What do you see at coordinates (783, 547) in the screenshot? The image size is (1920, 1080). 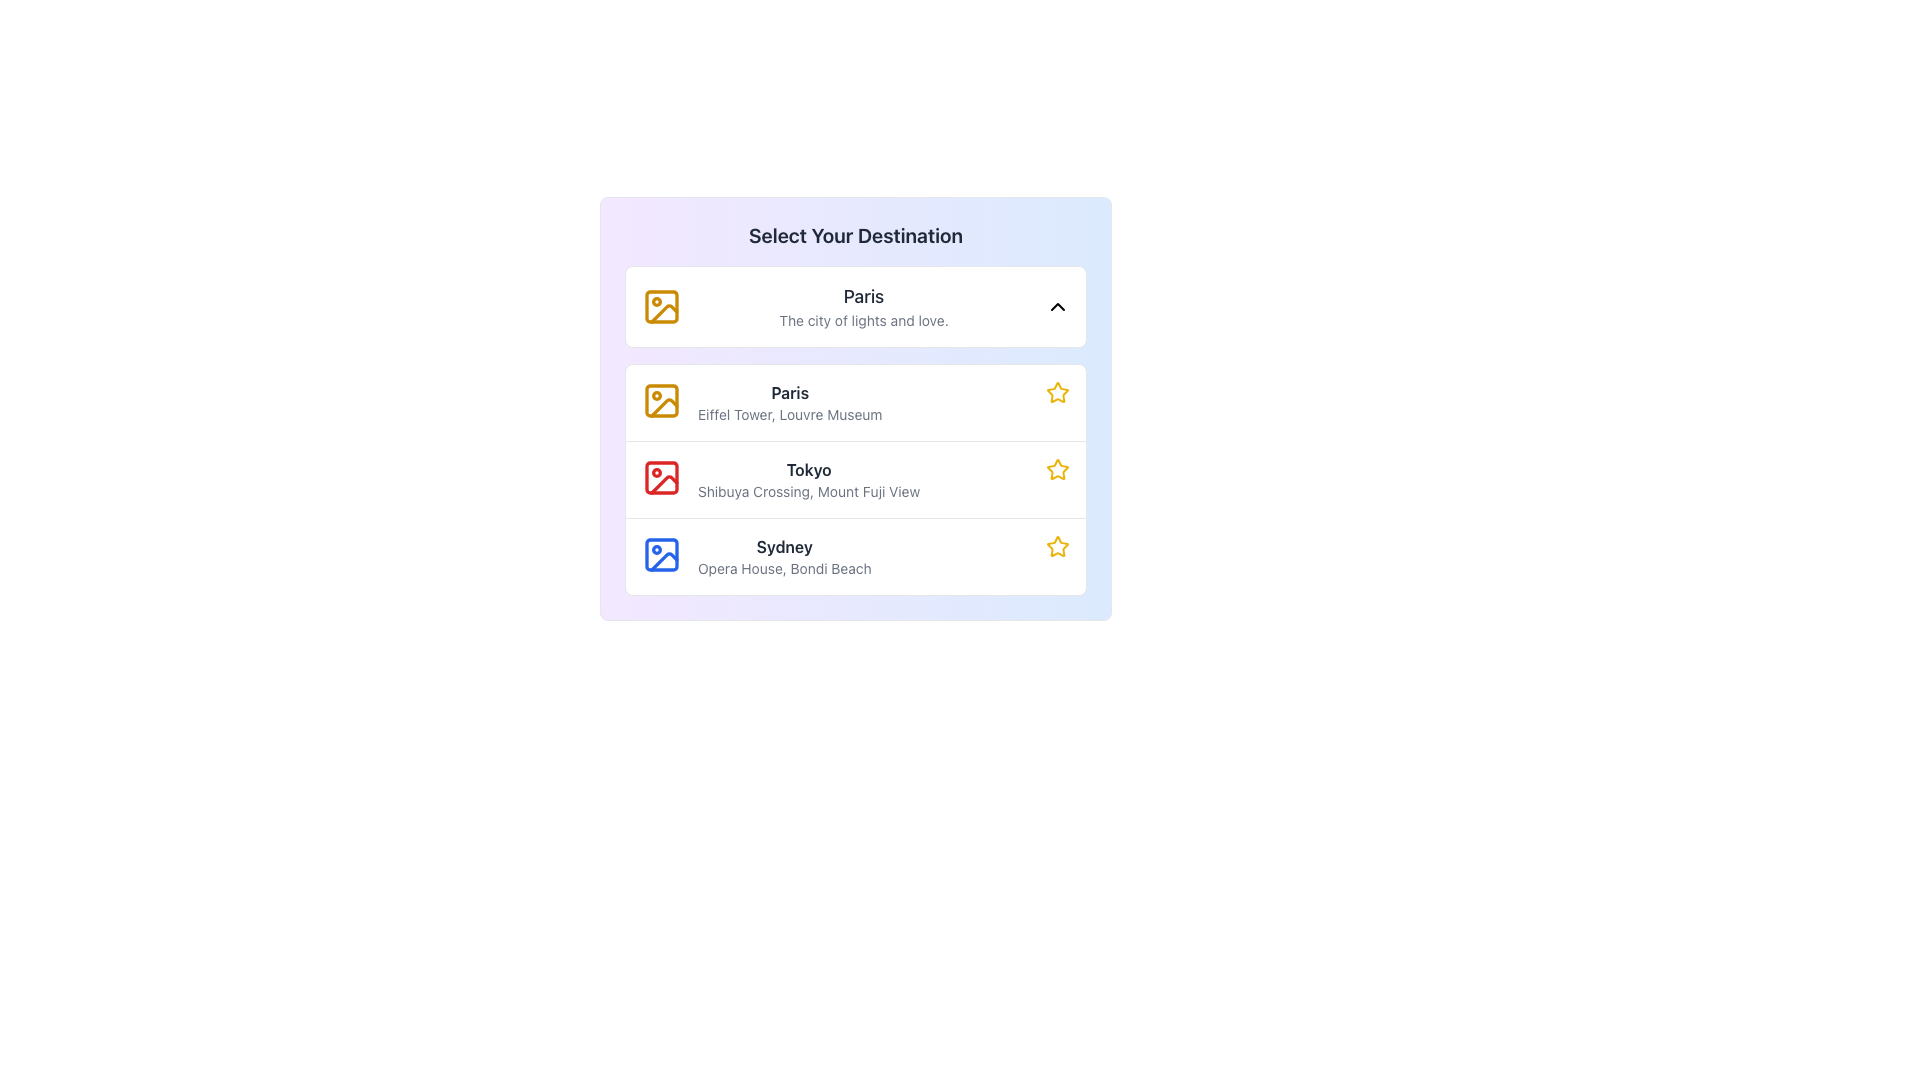 I see `text displayed in the bold 'Sydney' label located in the information card at the specified coordinates` at bounding box center [783, 547].